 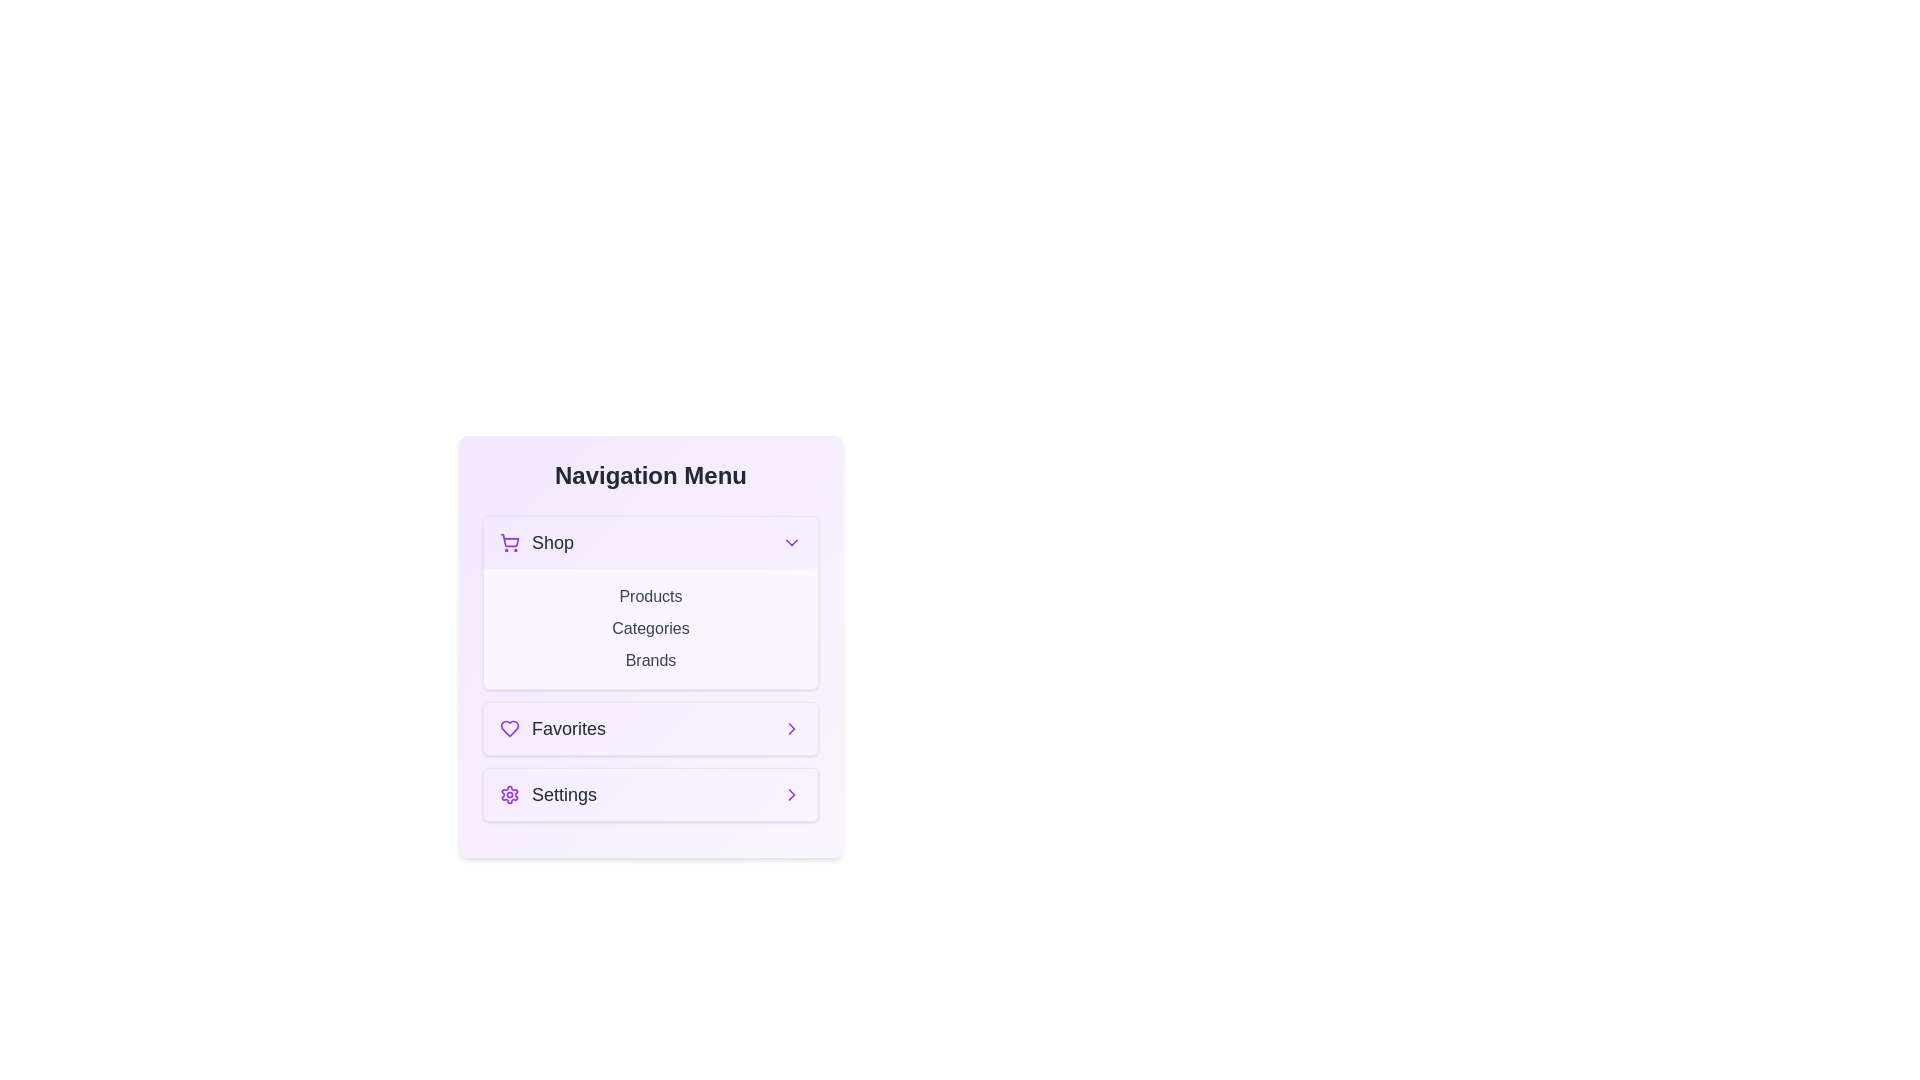 What do you see at coordinates (537, 543) in the screenshot?
I see `the 'Shop' menu item, which features a purple shopping cart icon on the left and bold black text on the right` at bounding box center [537, 543].